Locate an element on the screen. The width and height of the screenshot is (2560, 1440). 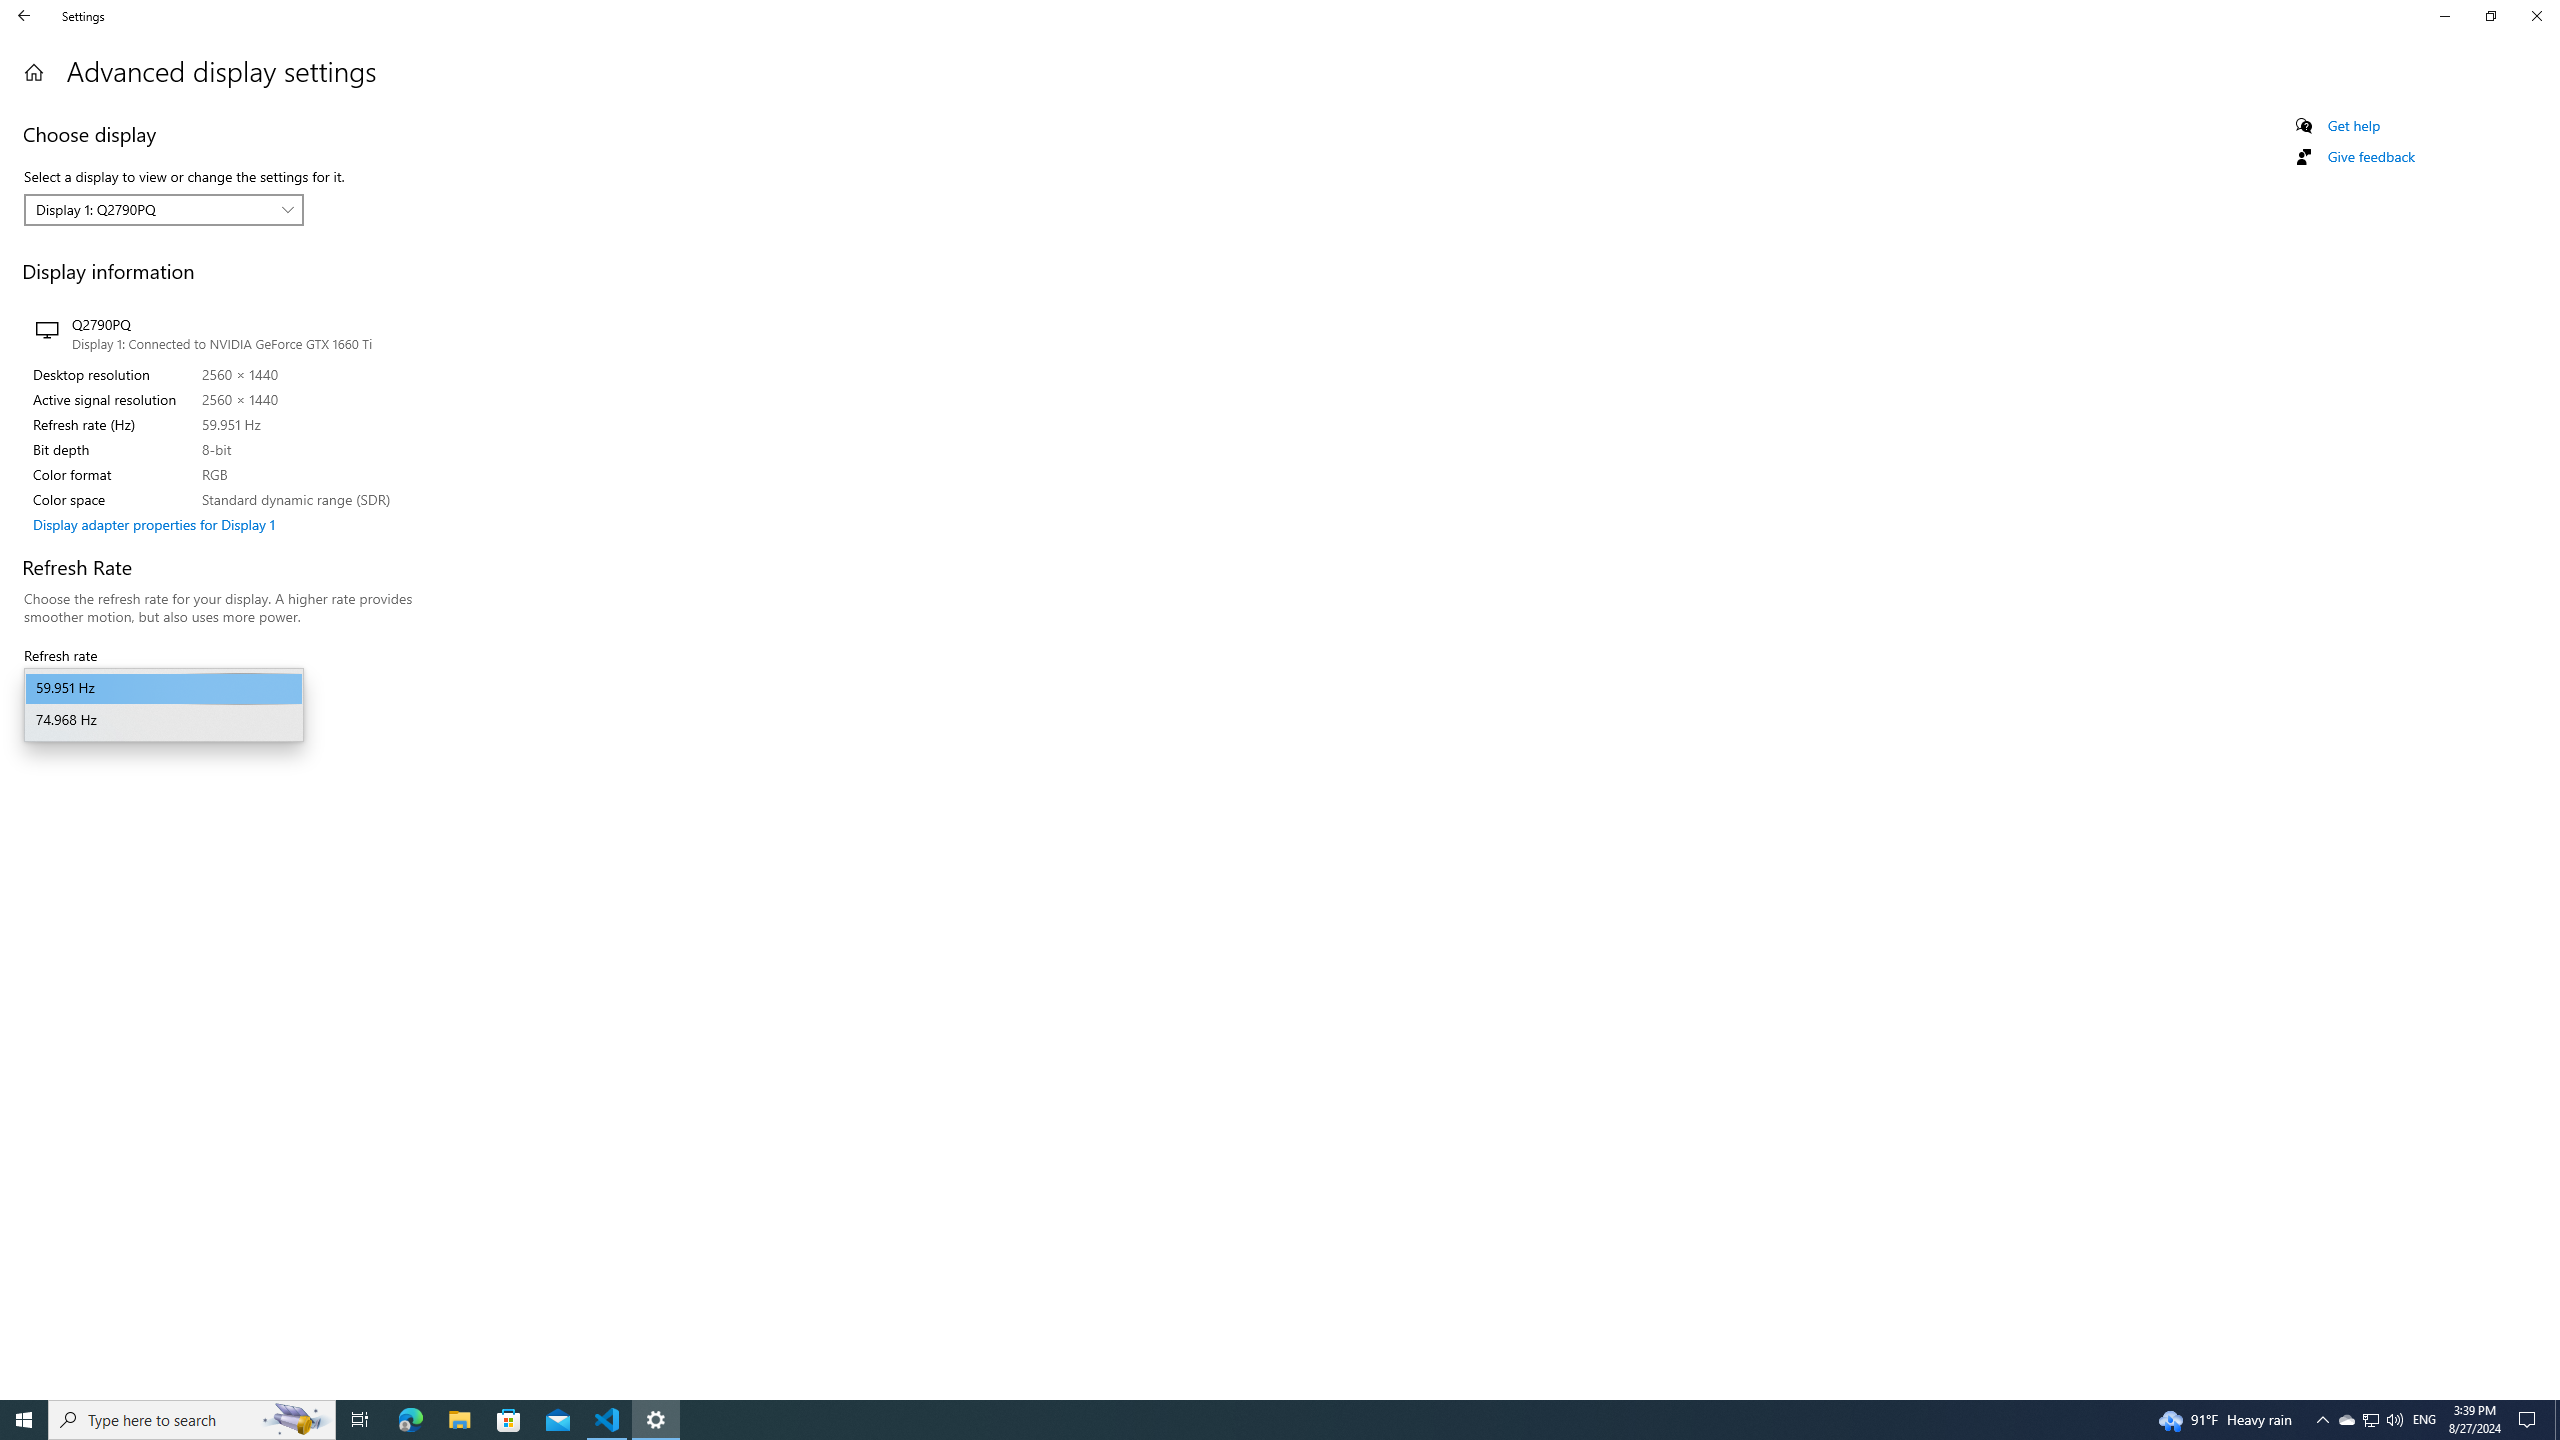
'Visual Studio Code - 1 running window' is located at coordinates (607, 1418).